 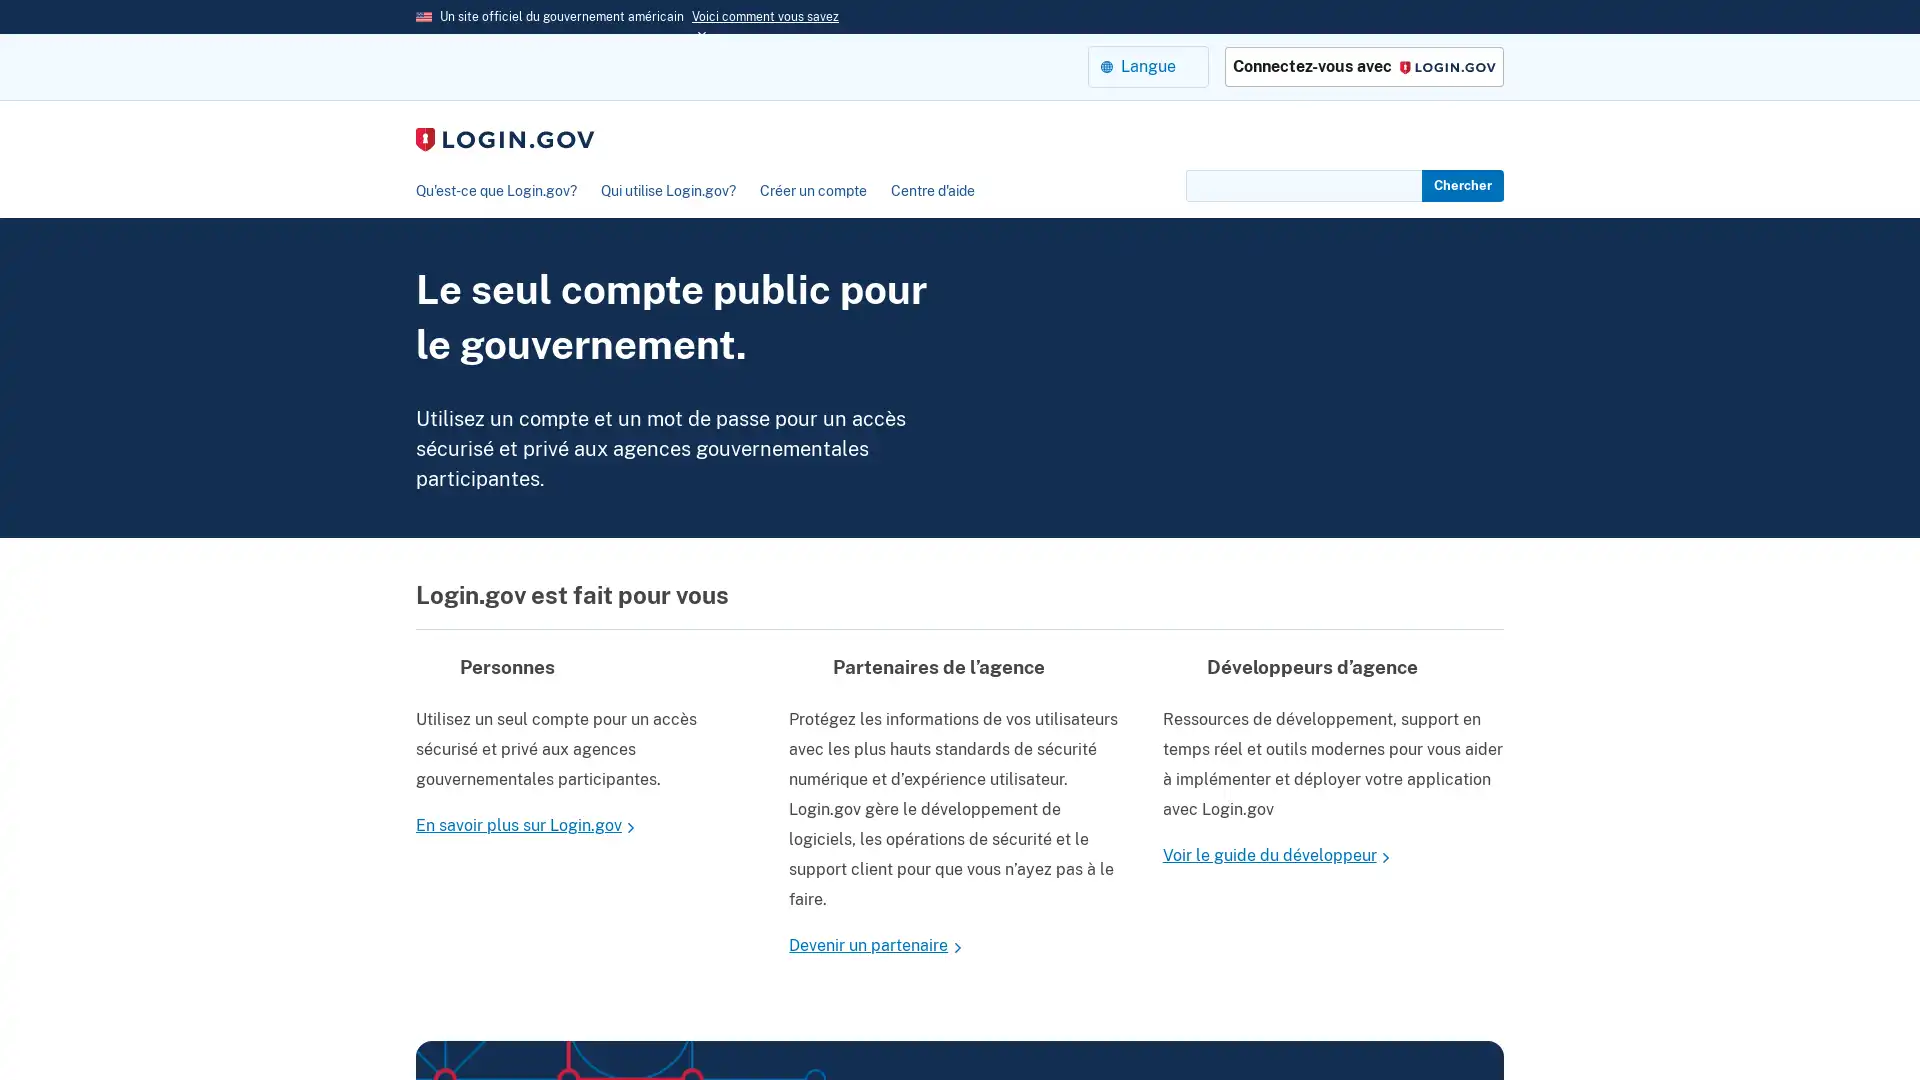 I want to click on Langue, so click(x=1148, y=65).